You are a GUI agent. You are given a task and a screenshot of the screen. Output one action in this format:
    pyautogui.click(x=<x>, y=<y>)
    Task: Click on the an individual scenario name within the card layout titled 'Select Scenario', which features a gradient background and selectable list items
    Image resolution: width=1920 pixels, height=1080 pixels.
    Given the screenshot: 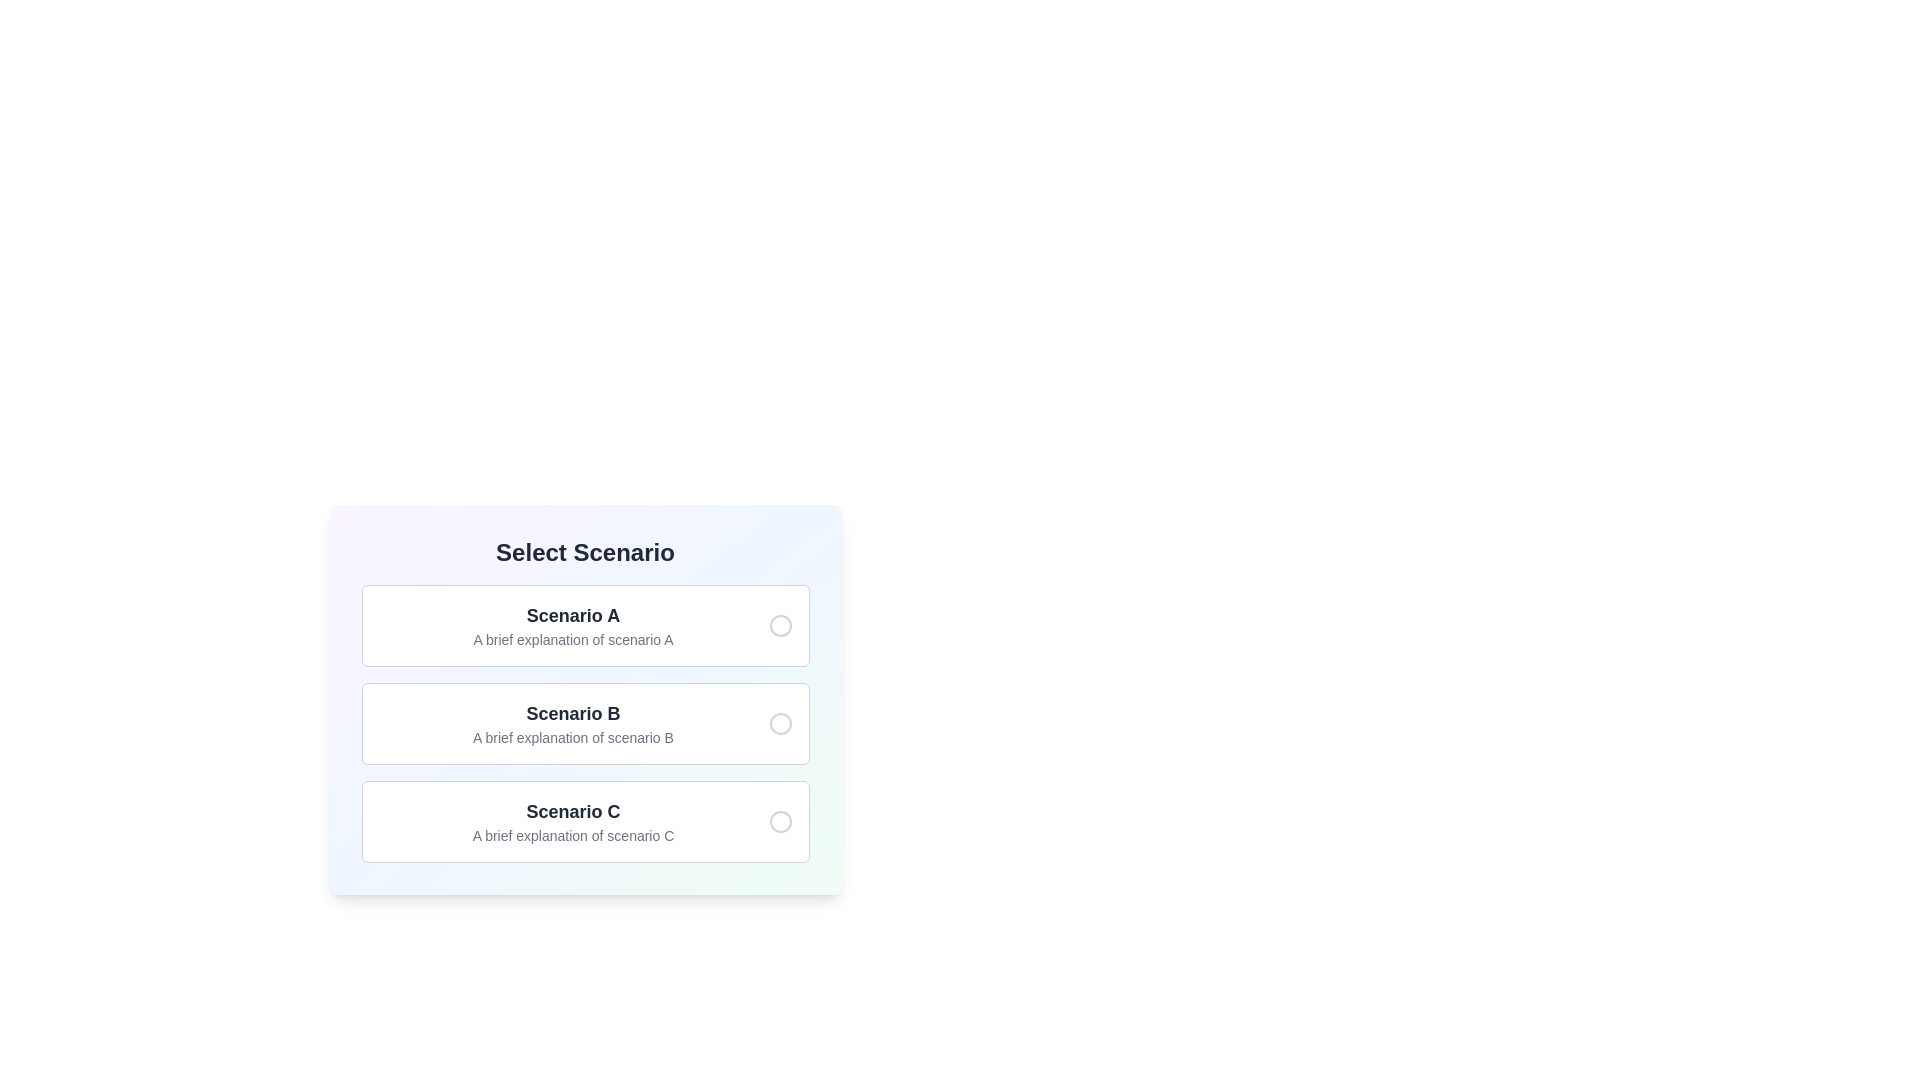 What is the action you would take?
    pyautogui.click(x=584, y=698)
    